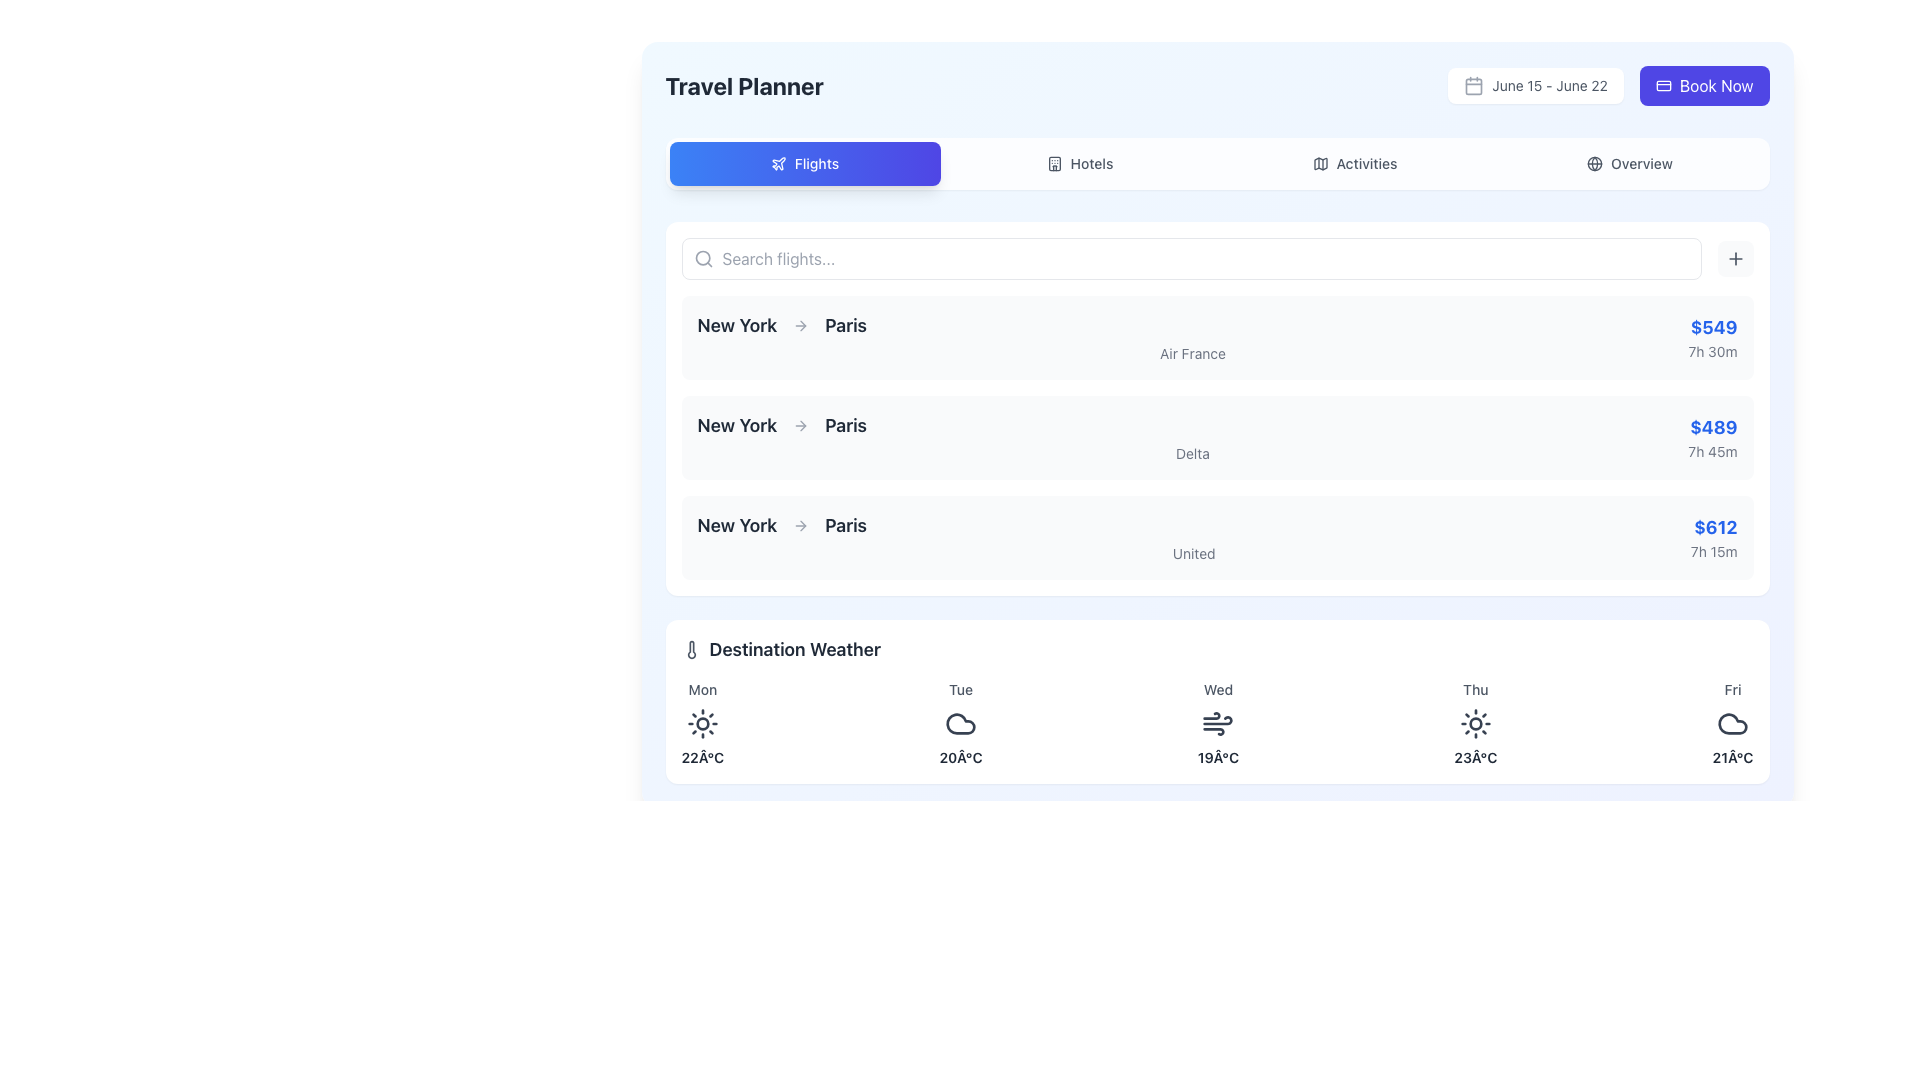  What do you see at coordinates (1712, 326) in the screenshot?
I see `the Text label displaying the cost of a flight option, which is positioned on the right side of the top item in the flight options list` at bounding box center [1712, 326].